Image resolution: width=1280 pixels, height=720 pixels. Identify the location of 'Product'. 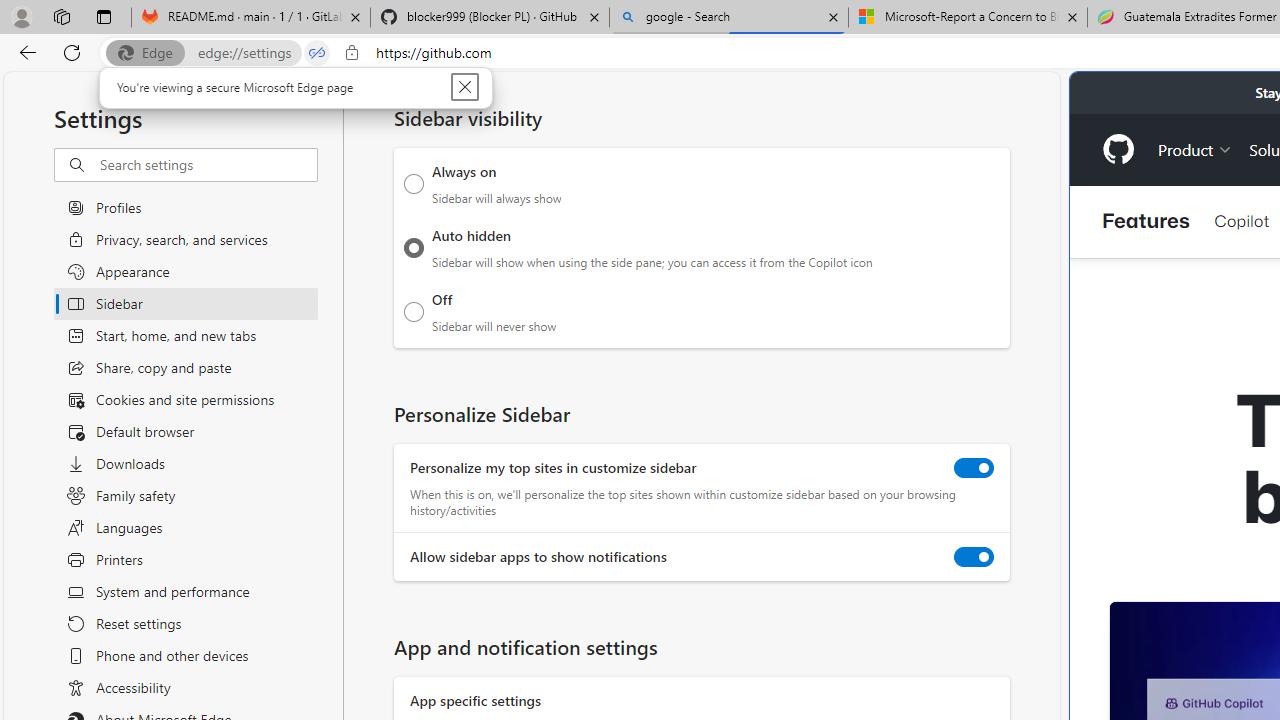
(1195, 148).